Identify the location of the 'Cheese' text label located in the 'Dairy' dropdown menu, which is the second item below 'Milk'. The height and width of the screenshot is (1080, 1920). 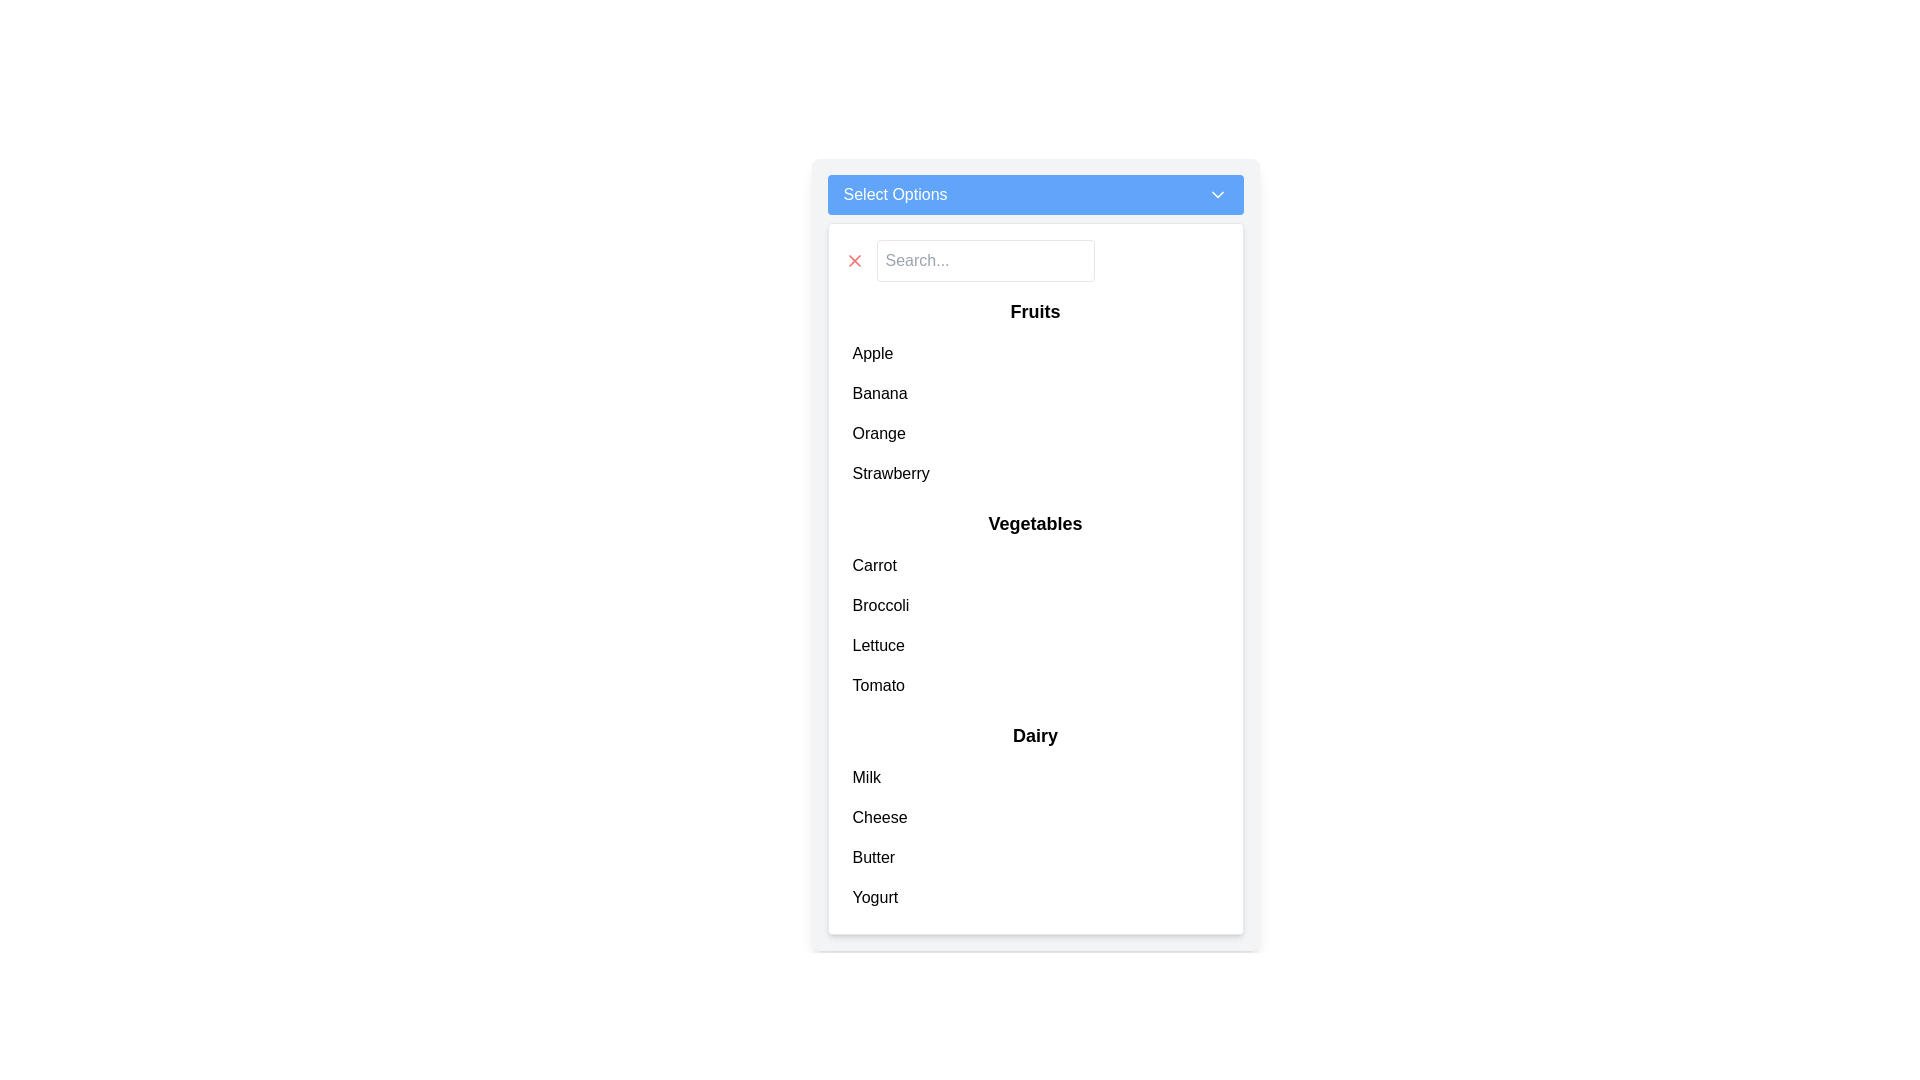
(880, 817).